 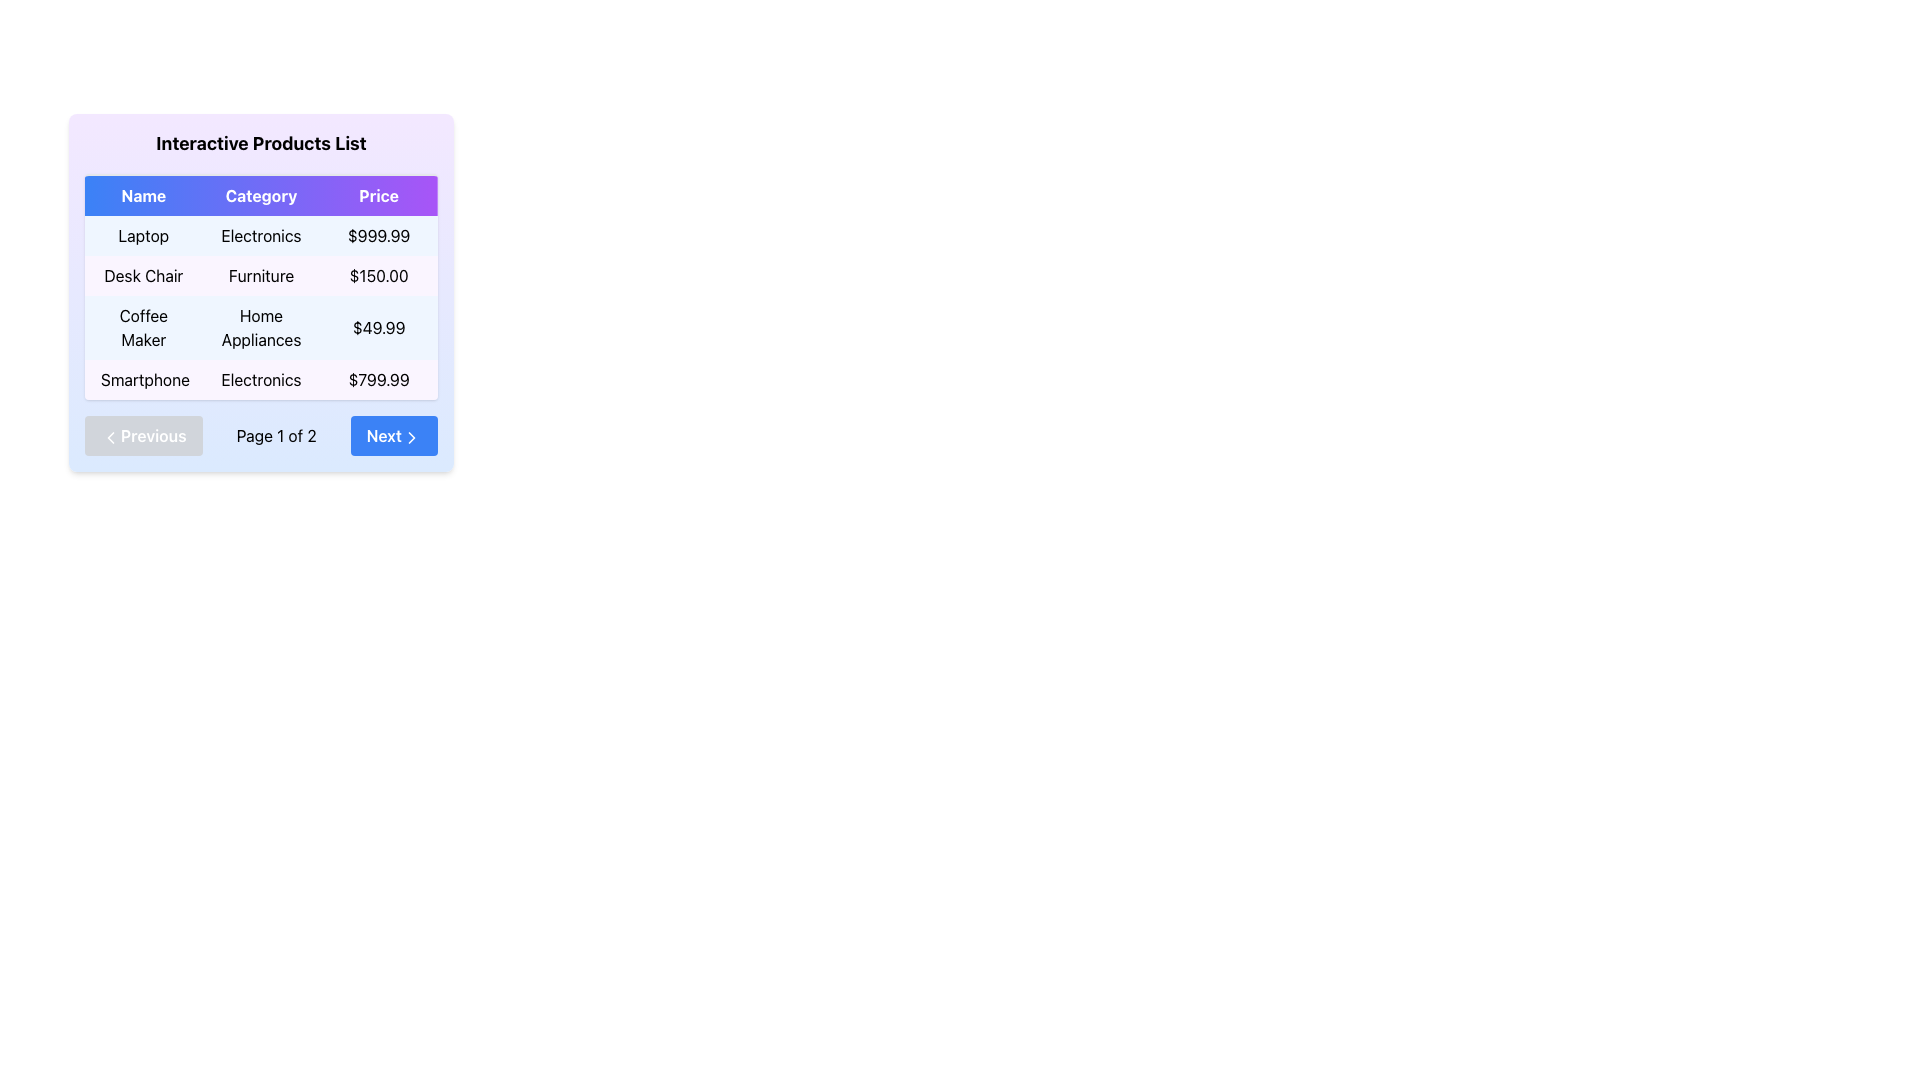 What do you see at coordinates (394, 434) in the screenshot?
I see `the button located at the bottom right corner of the 'Interactive Products List' panel` at bounding box center [394, 434].